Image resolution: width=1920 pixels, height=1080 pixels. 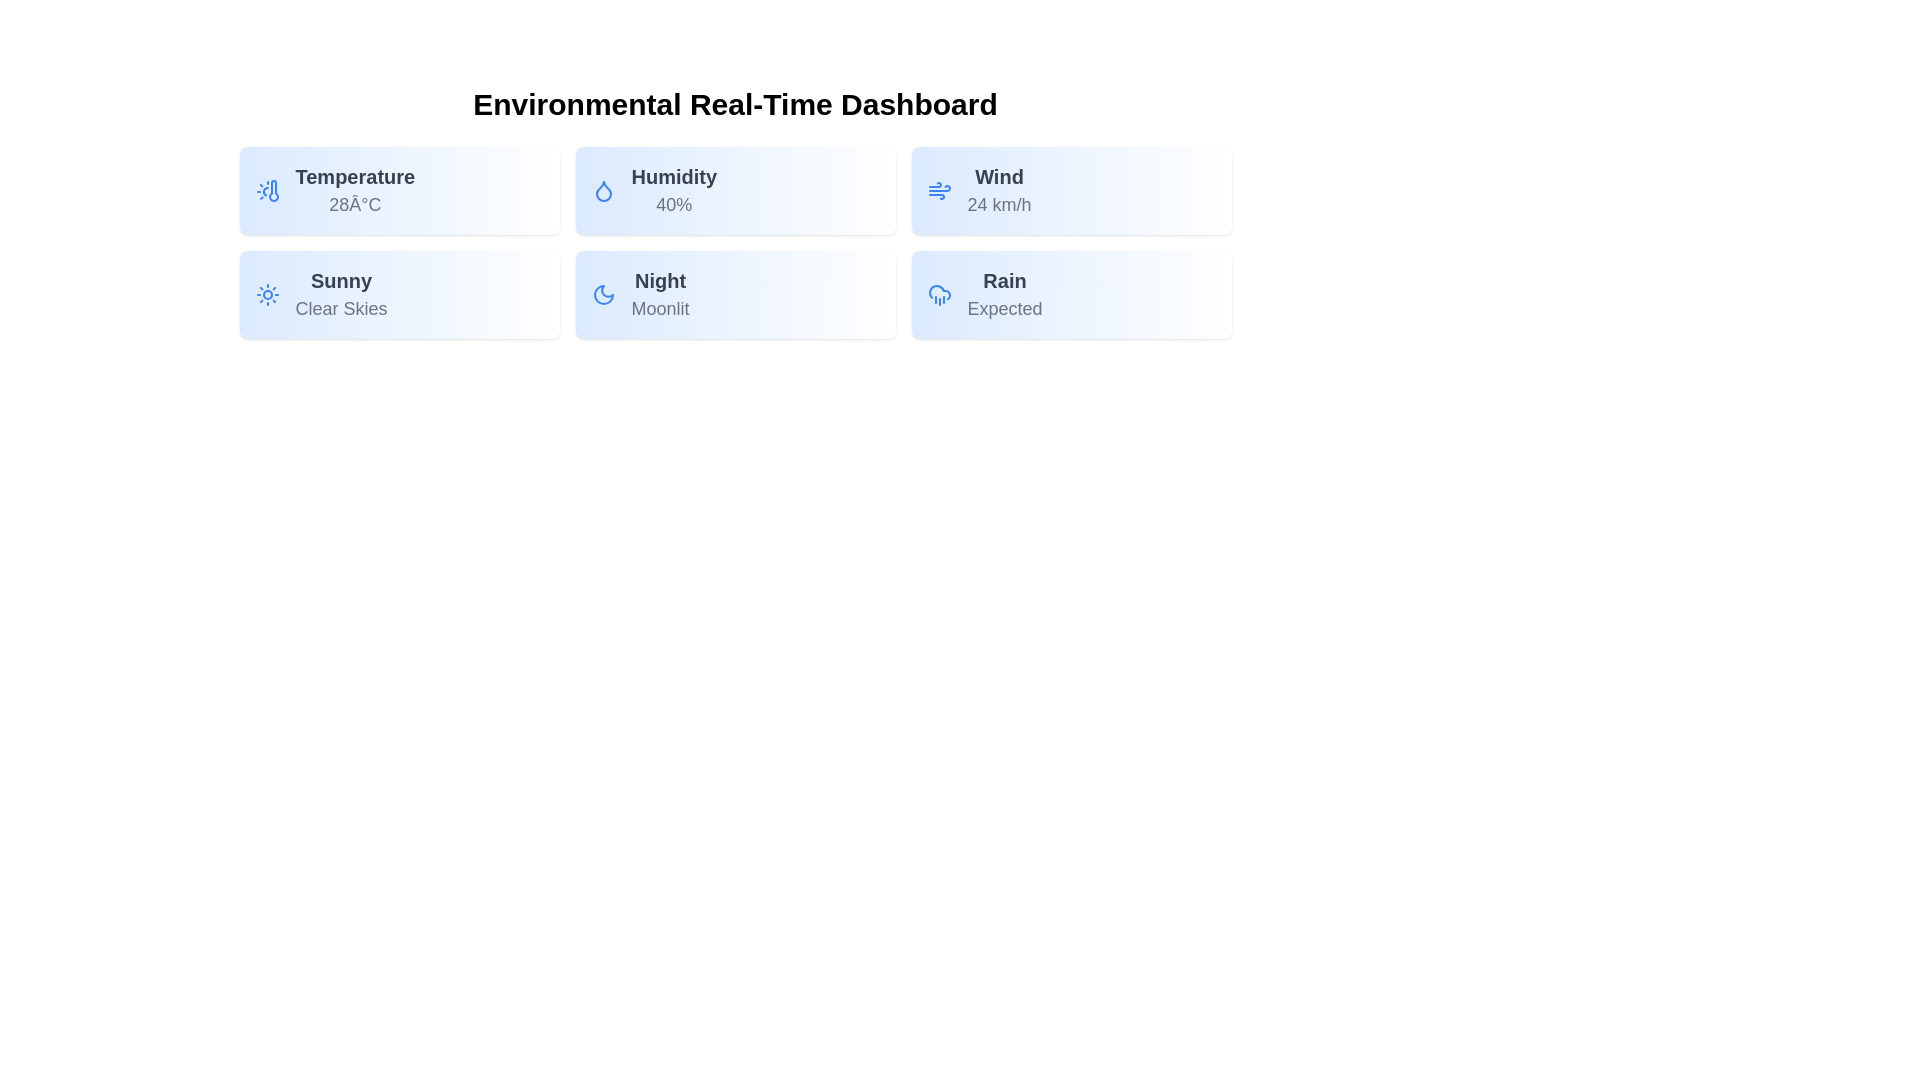 I want to click on the weather status card titled 'Night' with the subtitle 'Moonlit', located in the second row and second column of the grid layout, so click(x=734, y=294).